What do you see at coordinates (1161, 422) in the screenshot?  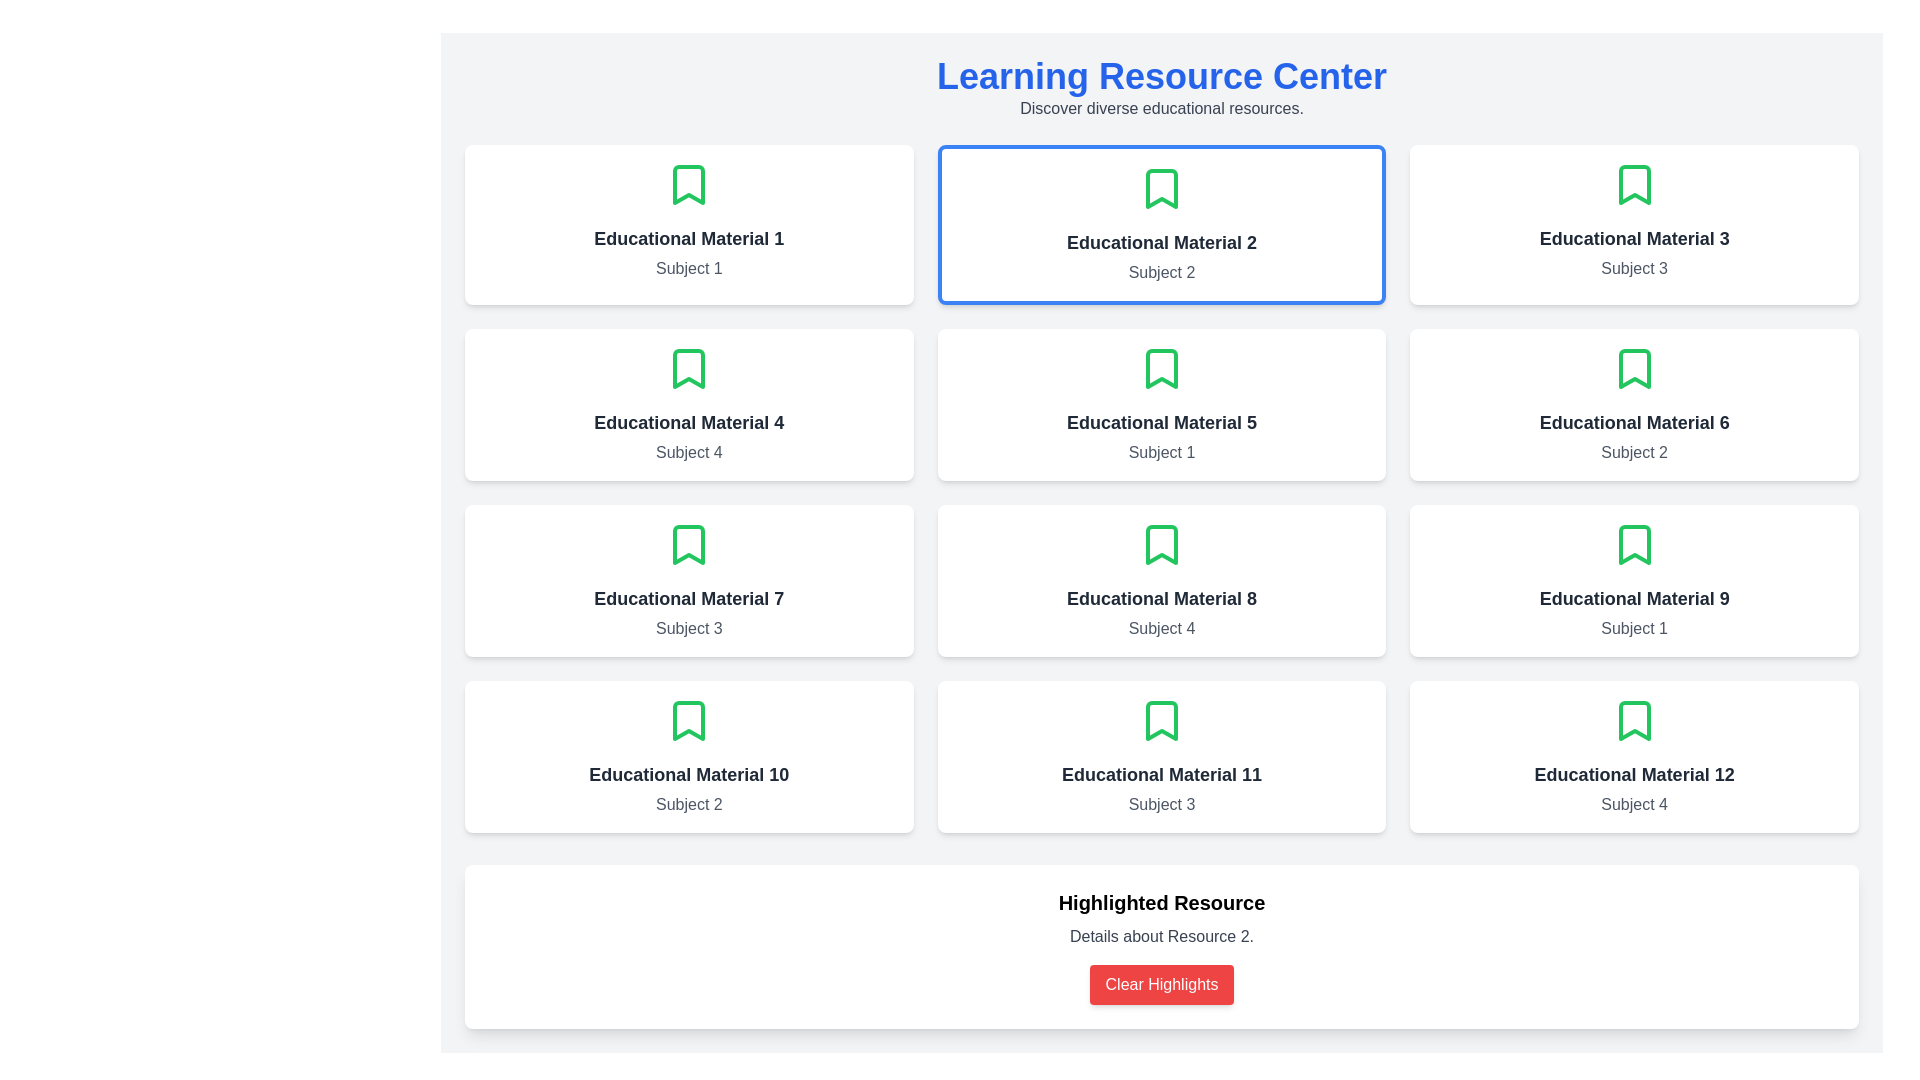 I see `the bold text label reading 'Educational Material 5' which is centered in a rectangular card located in the second column of the second row of the grid layout` at bounding box center [1161, 422].